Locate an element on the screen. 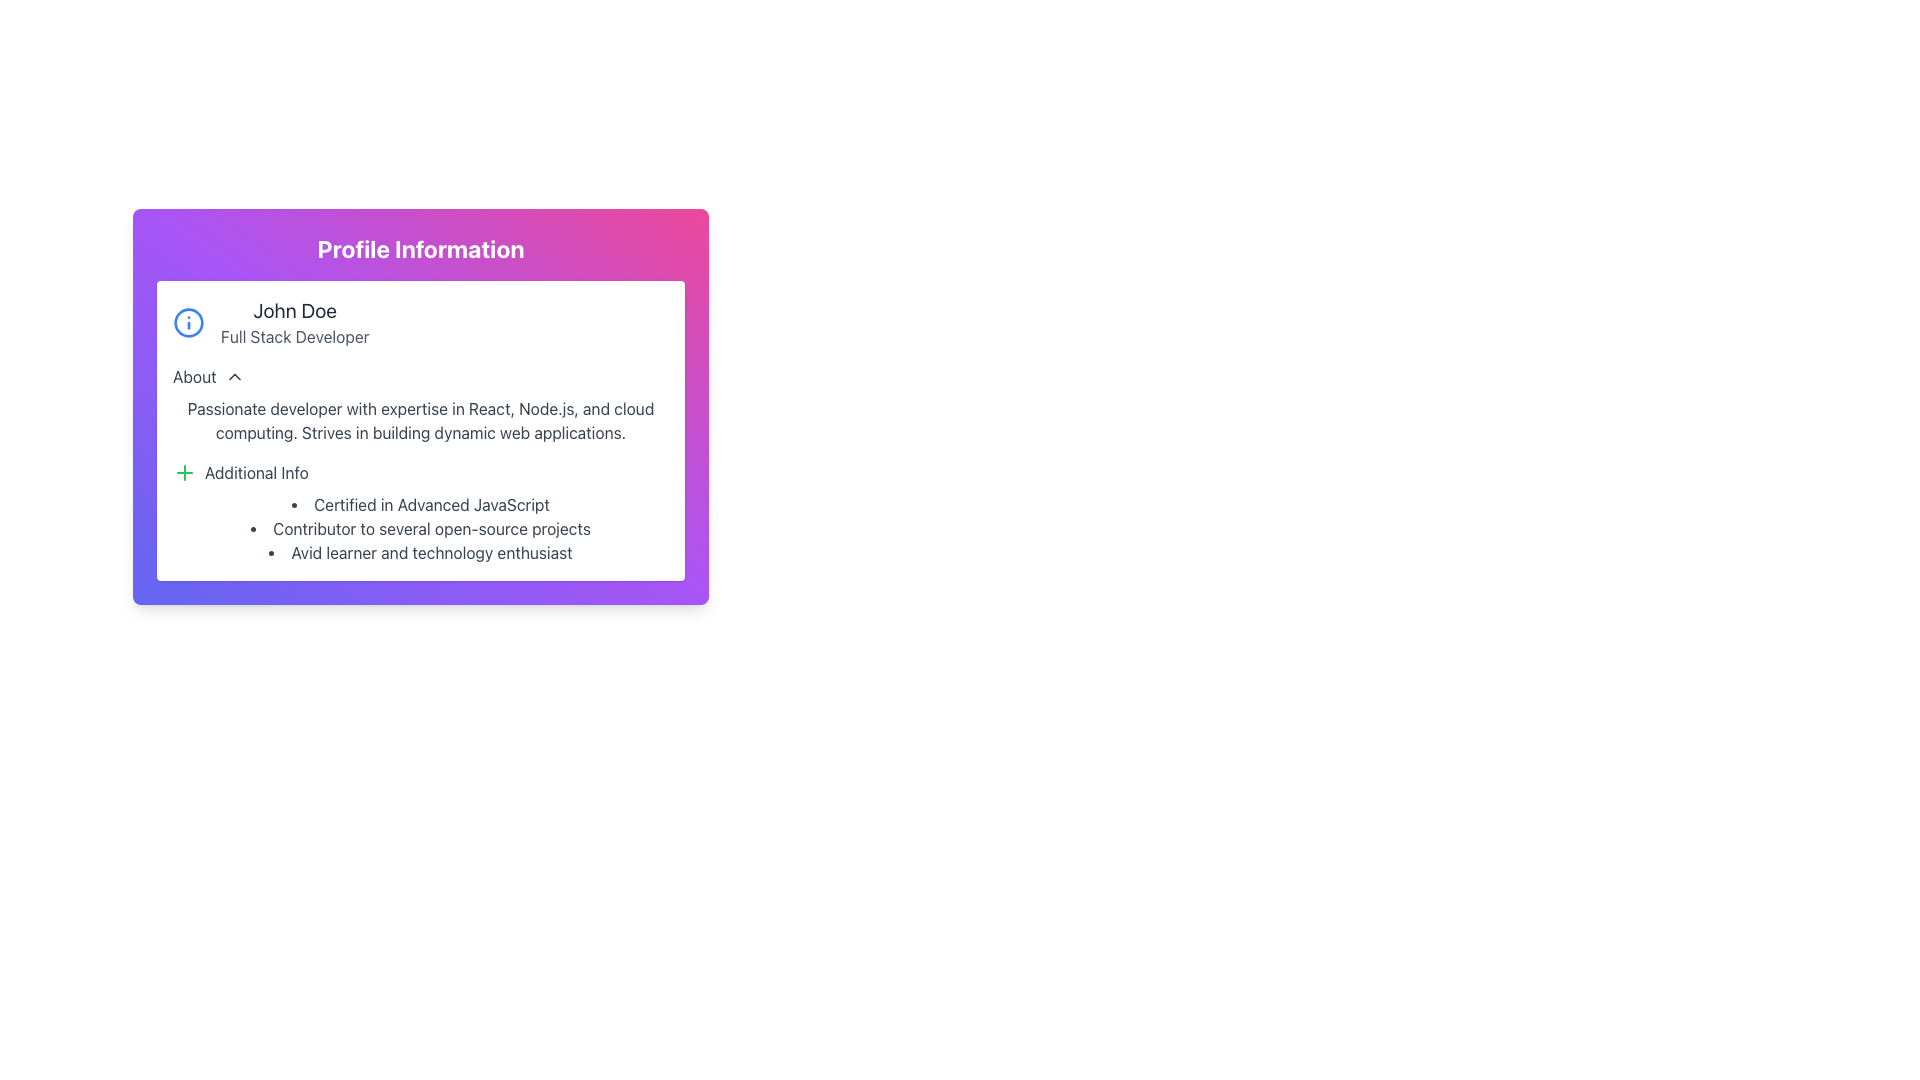  the bulleted list located beneath the 'Additional Info' heading in the profile card is located at coordinates (420, 527).